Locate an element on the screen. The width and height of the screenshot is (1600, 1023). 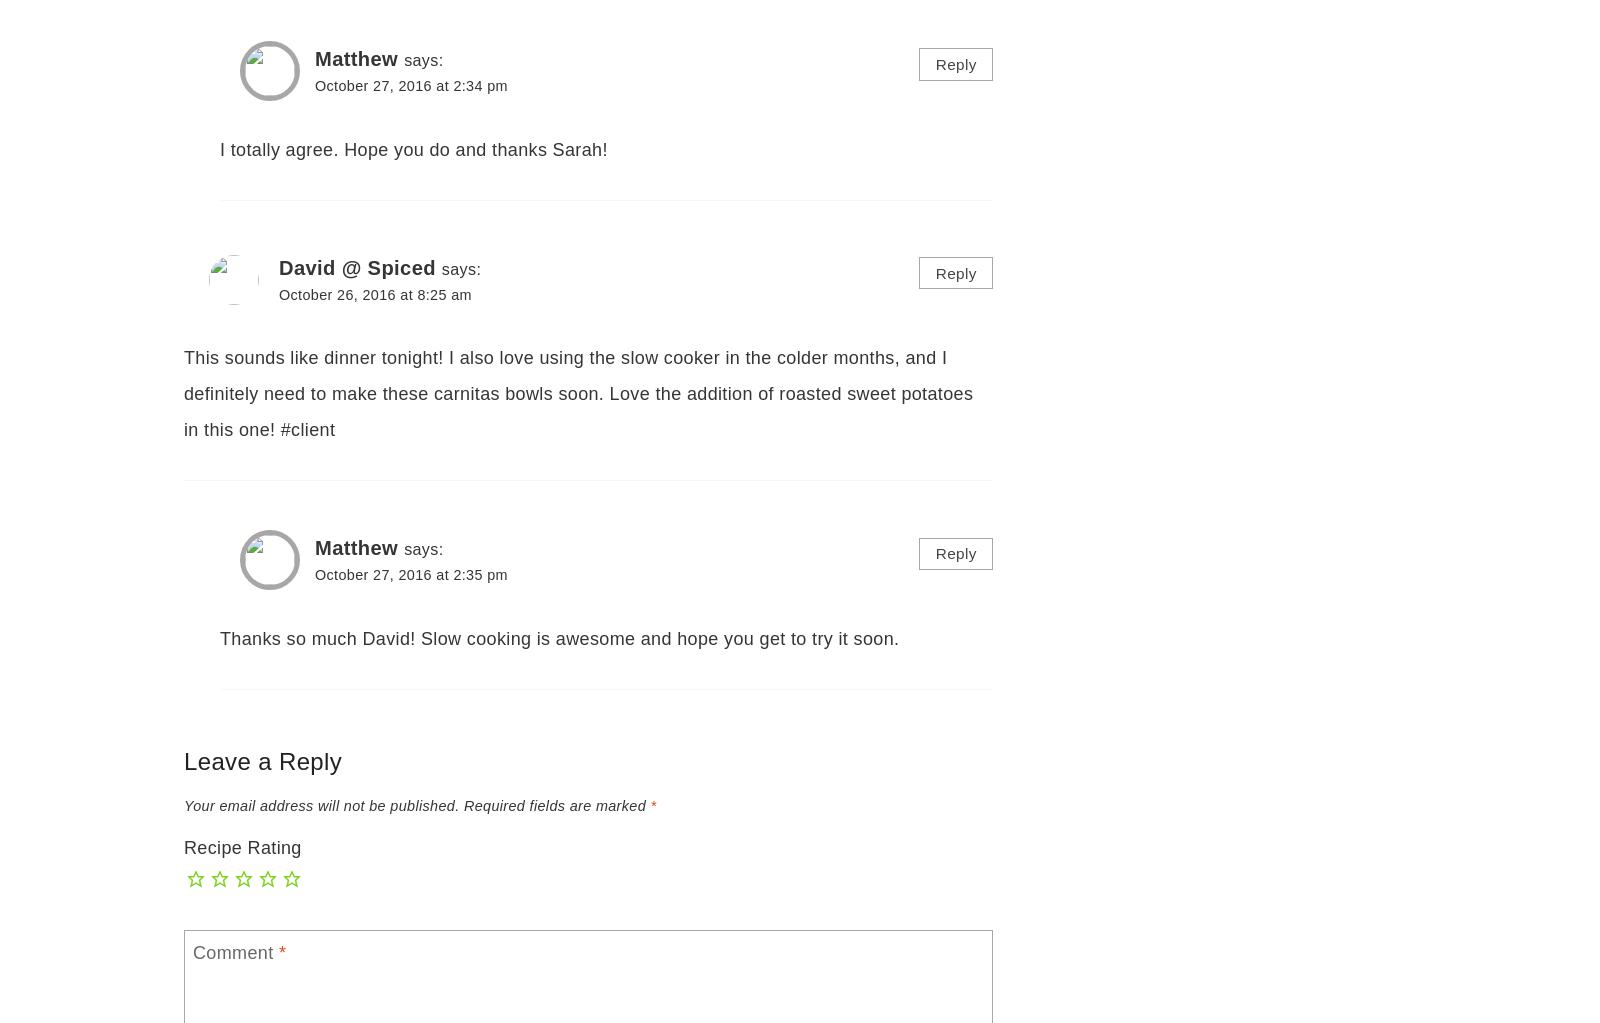
'Leave a Reply' is located at coordinates (183, 759).